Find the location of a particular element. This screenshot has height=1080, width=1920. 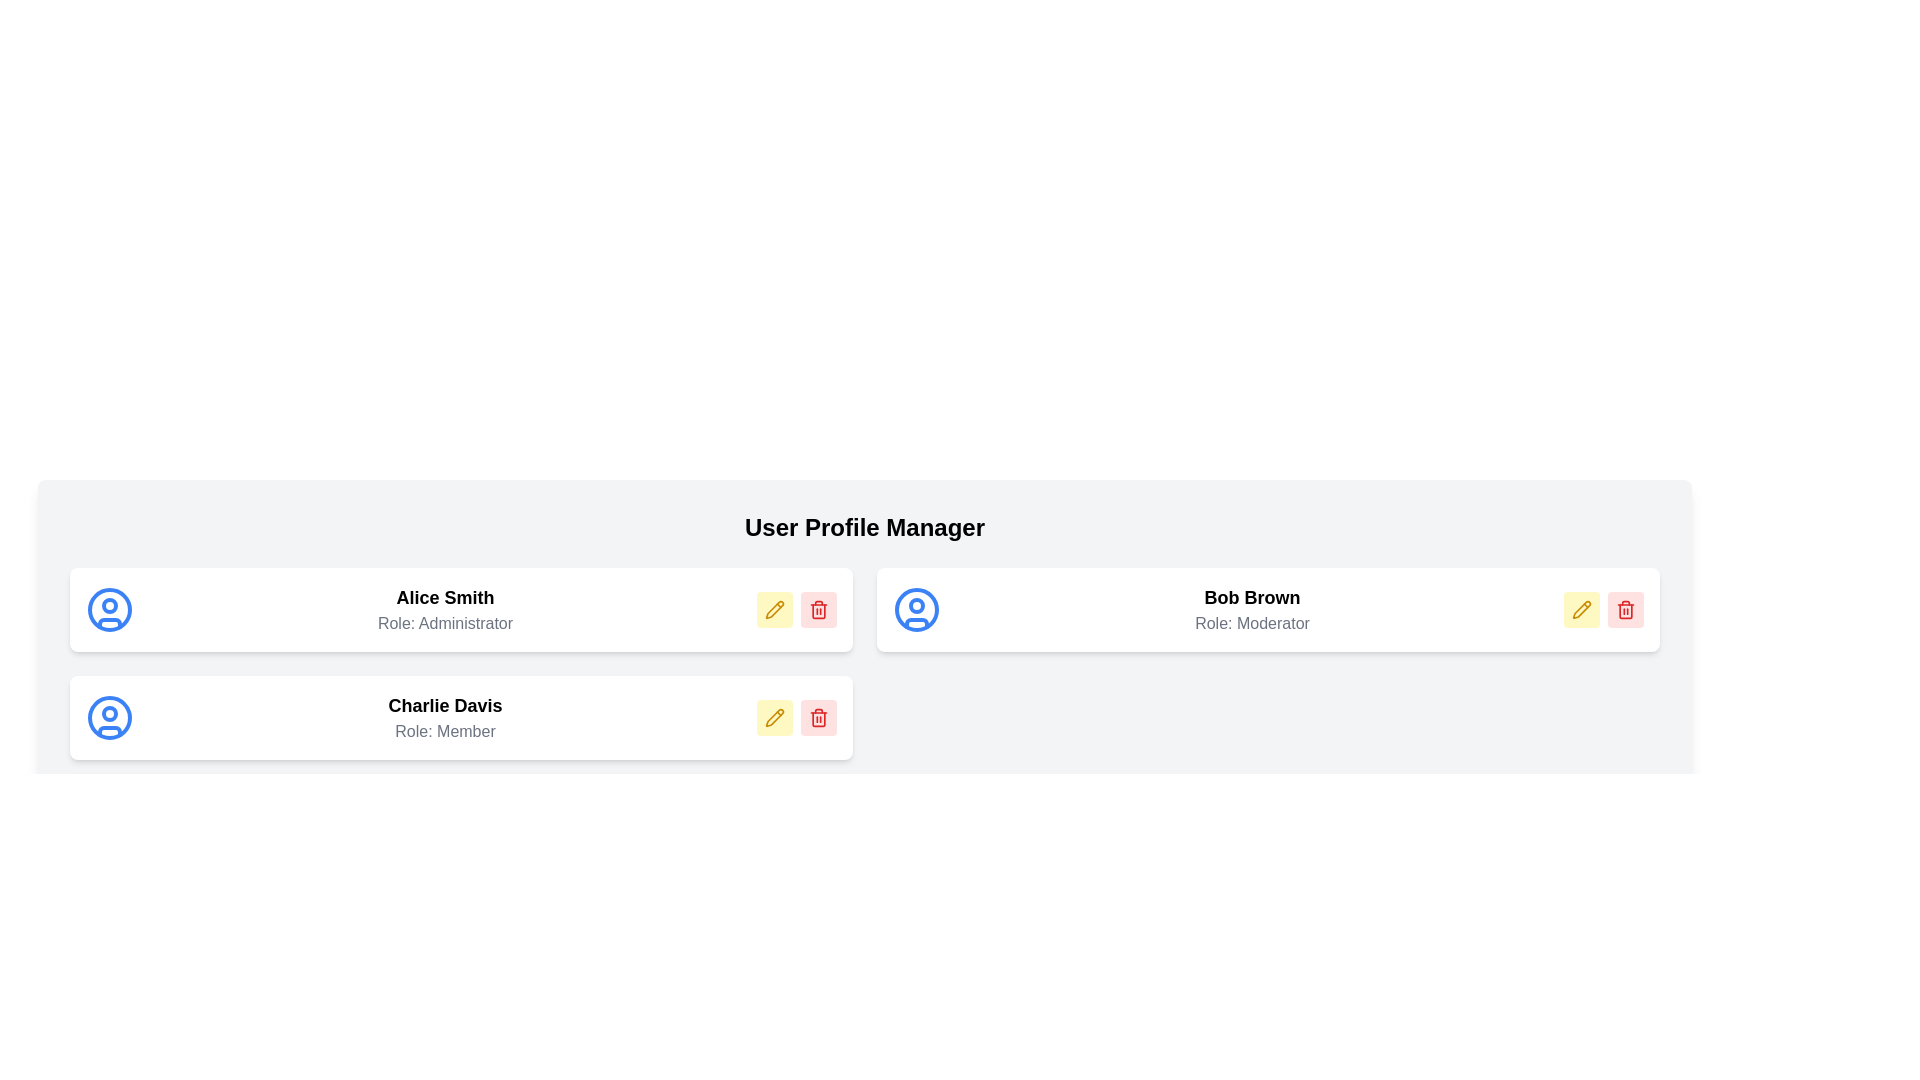

the deletion button located on the rightmost side of the layout group under the user profile box for 'Charlie Davis' is located at coordinates (819, 716).